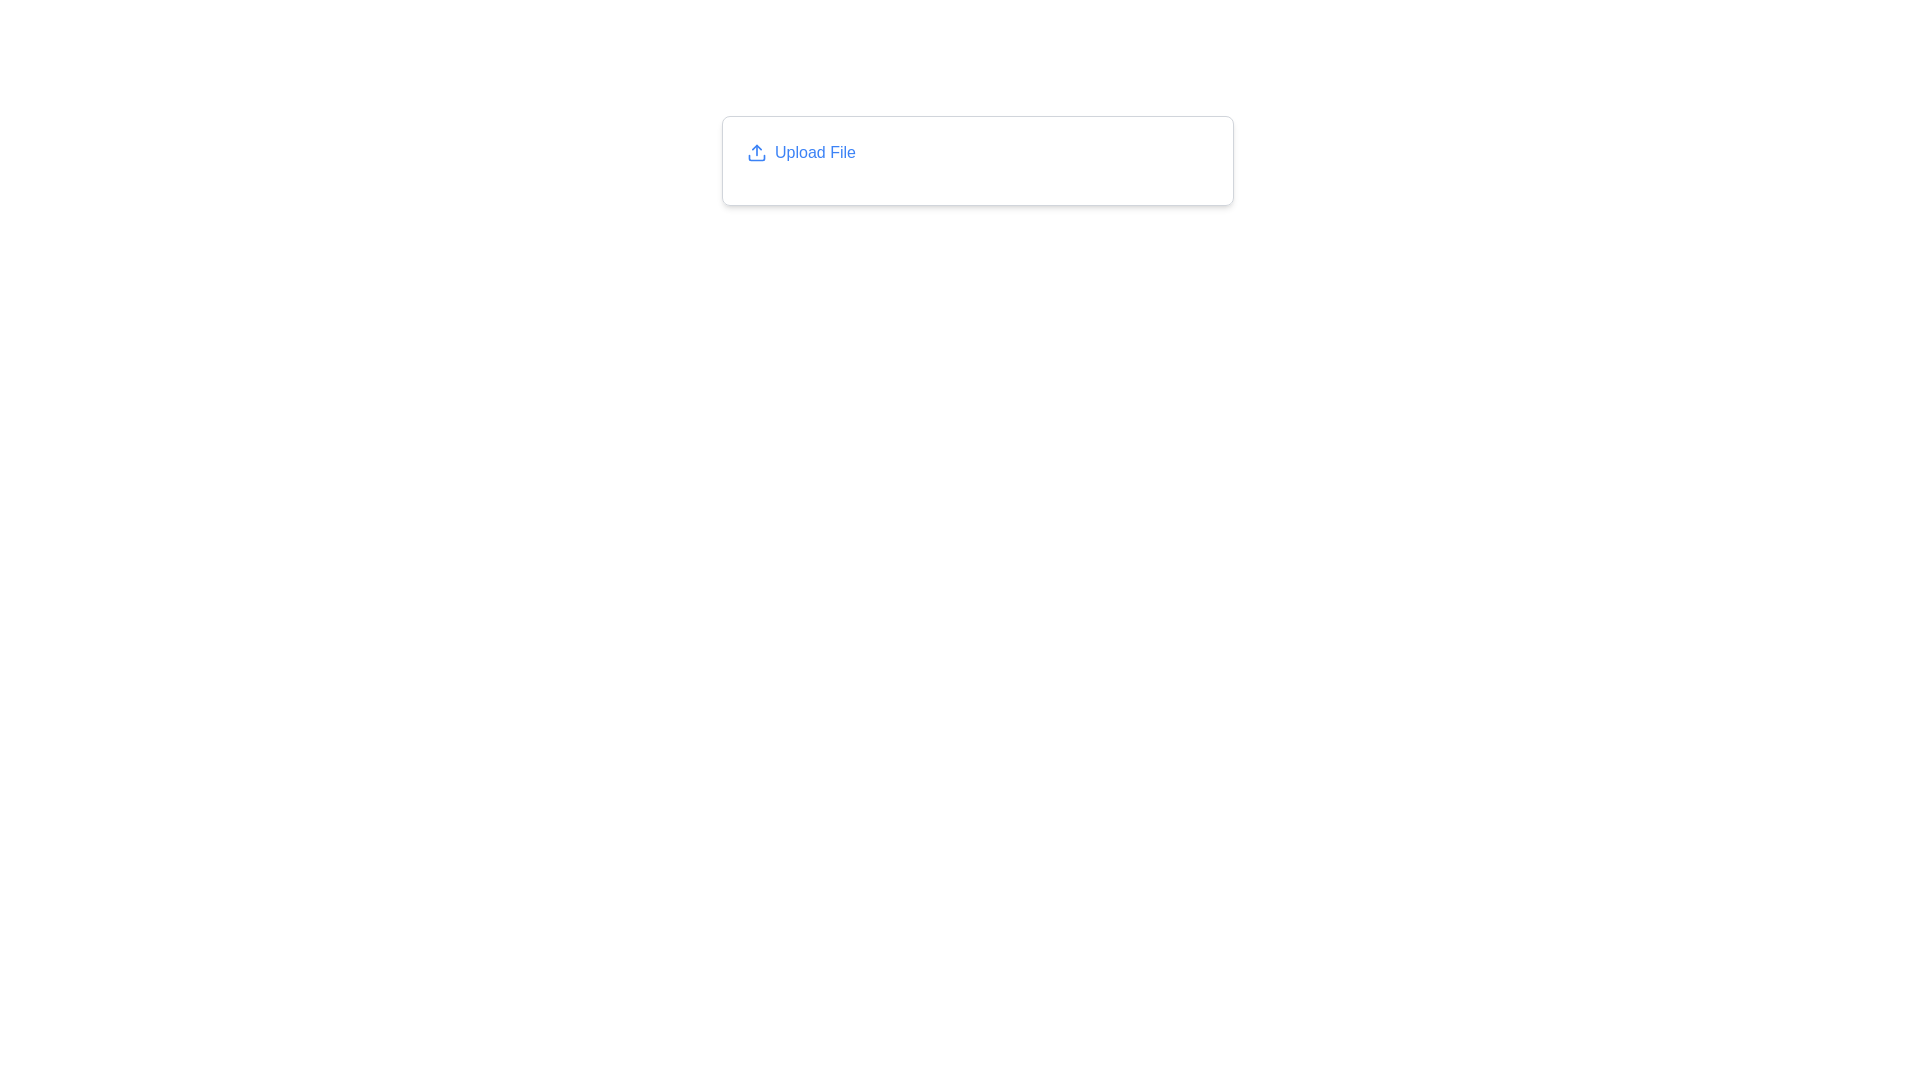  What do you see at coordinates (815, 152) in the screenshot?
I see `the clickable text link that triggers file uploads` at bounding box center [815, 152].